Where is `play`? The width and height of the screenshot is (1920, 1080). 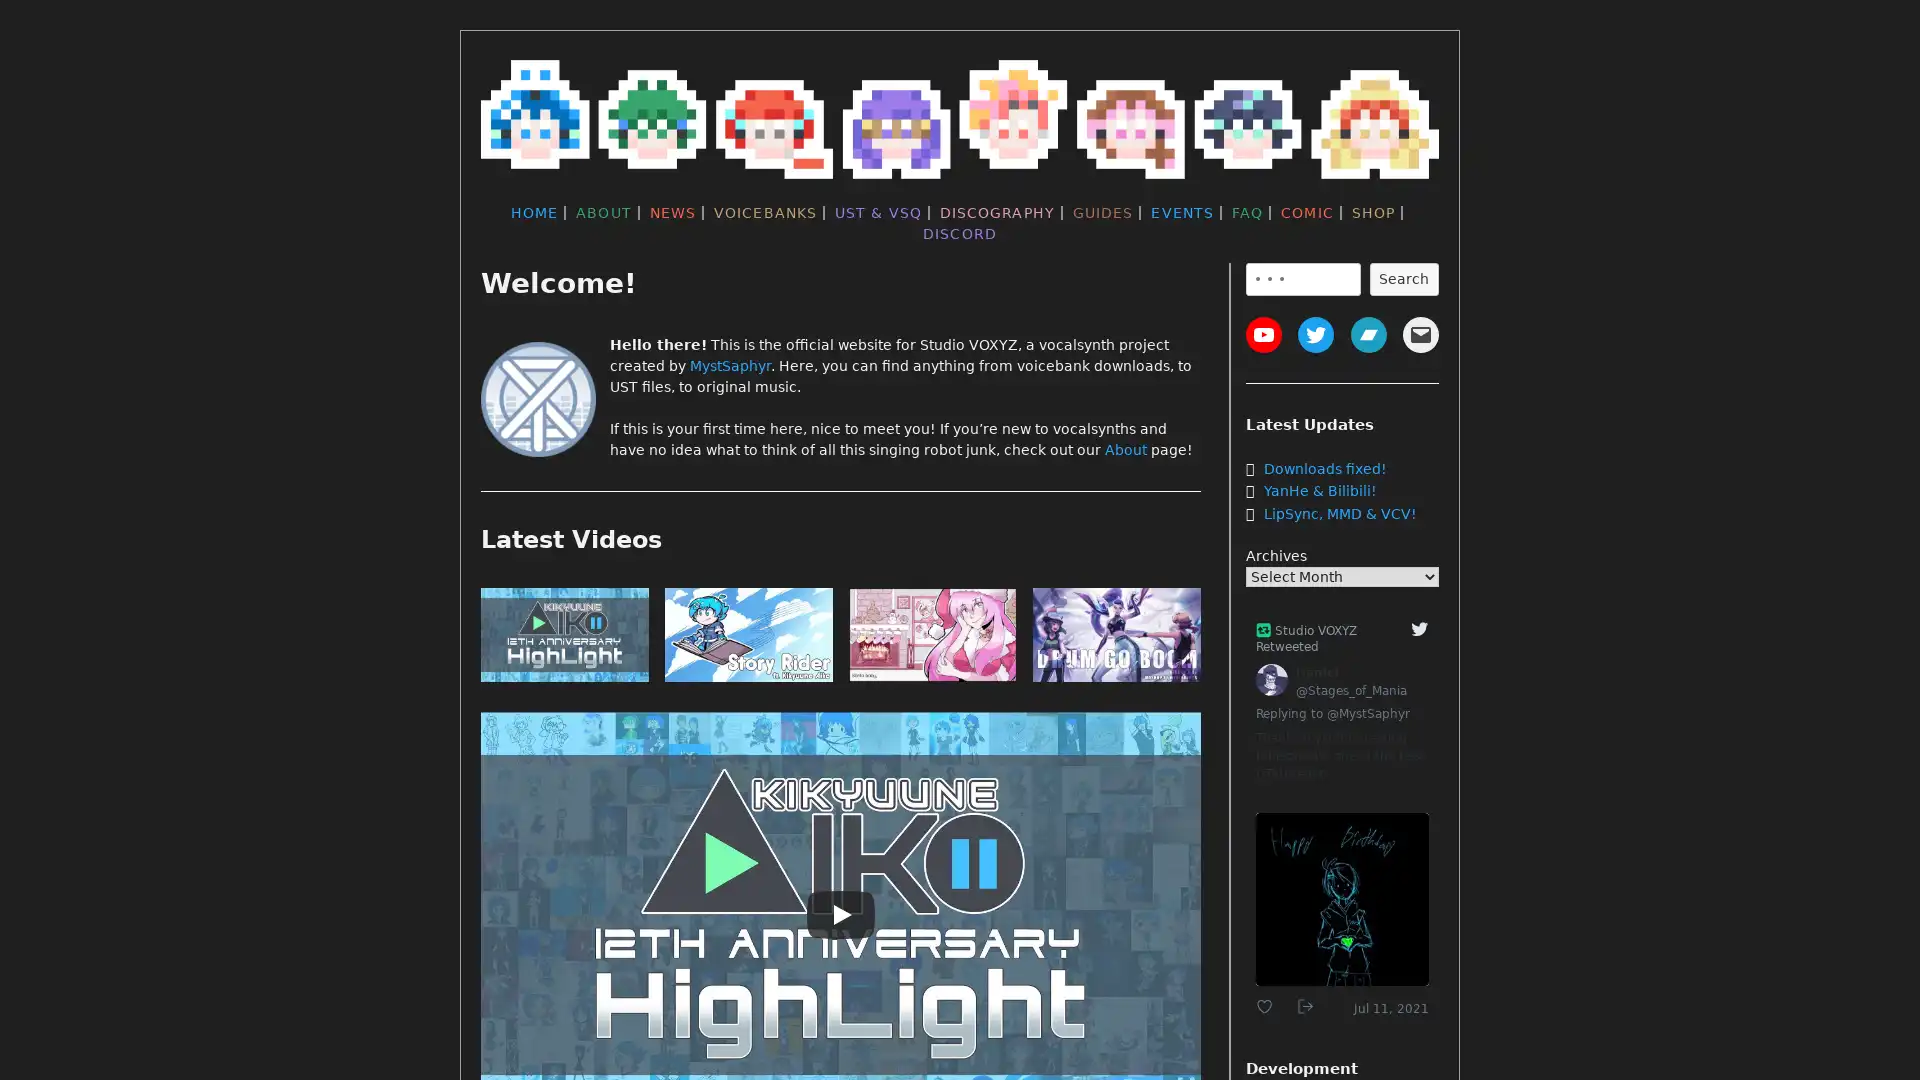 play is located at coordinates (1116, 639).